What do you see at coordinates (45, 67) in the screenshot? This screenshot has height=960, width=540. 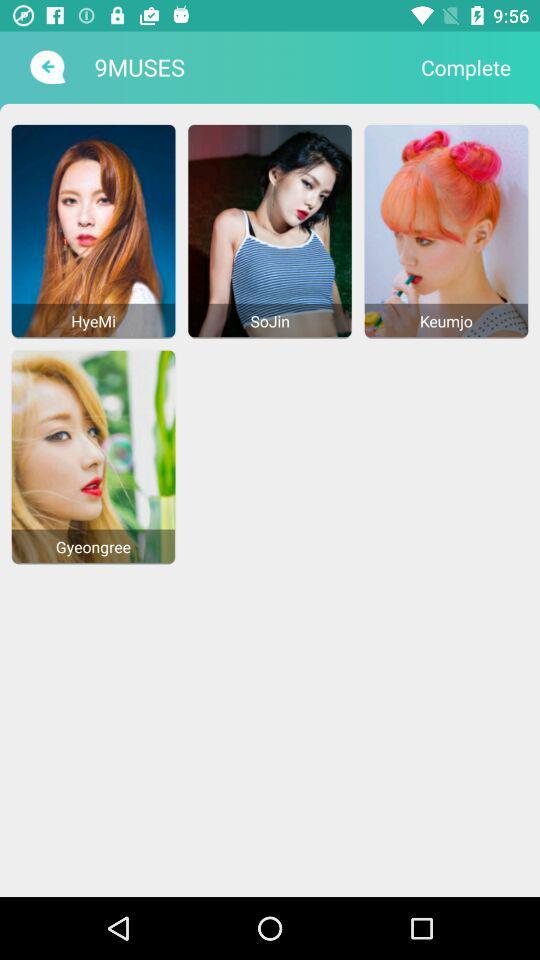 I see `go back` at bounding box center [45, 67].